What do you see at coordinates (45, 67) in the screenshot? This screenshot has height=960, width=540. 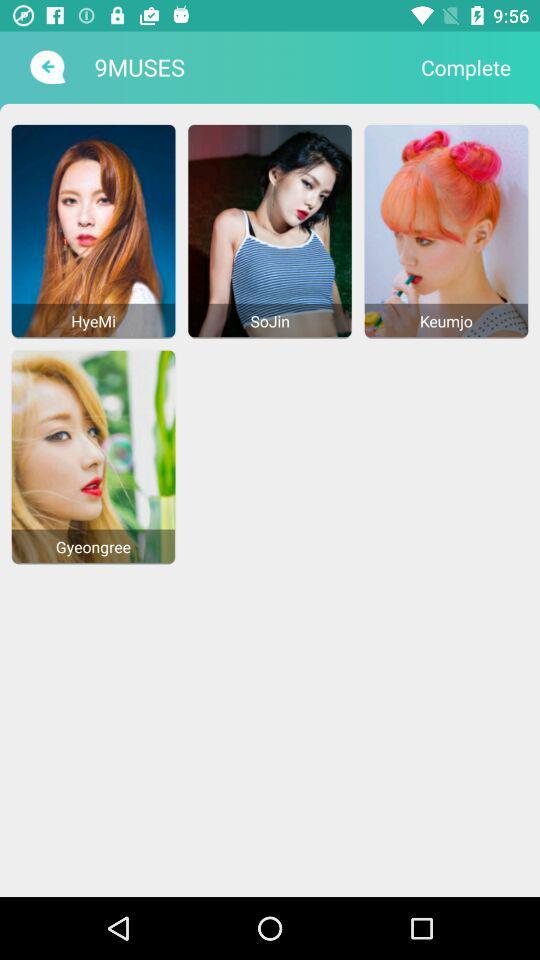 I see `go back` at bounding box center [45, 67].